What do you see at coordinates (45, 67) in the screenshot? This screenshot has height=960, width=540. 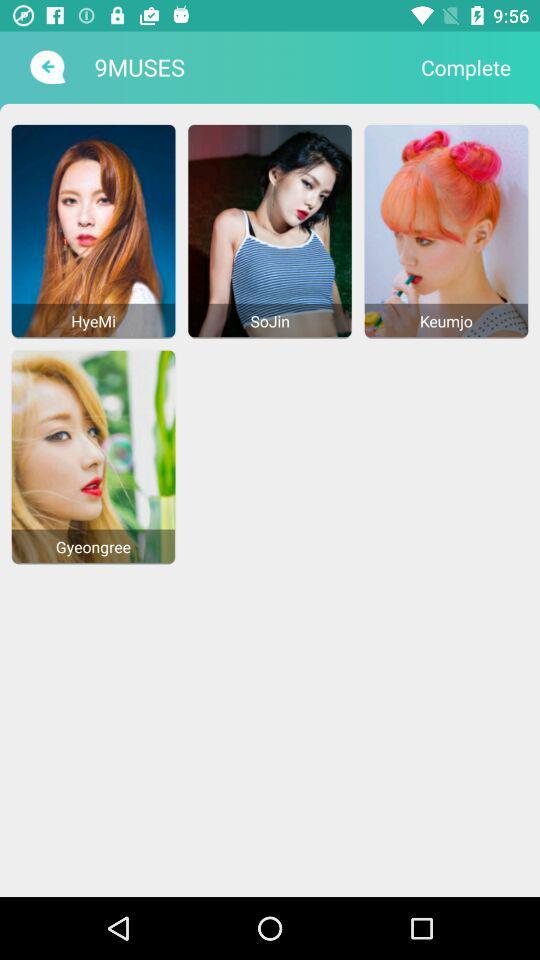 I see `go back` at bounding box center [45, 67].